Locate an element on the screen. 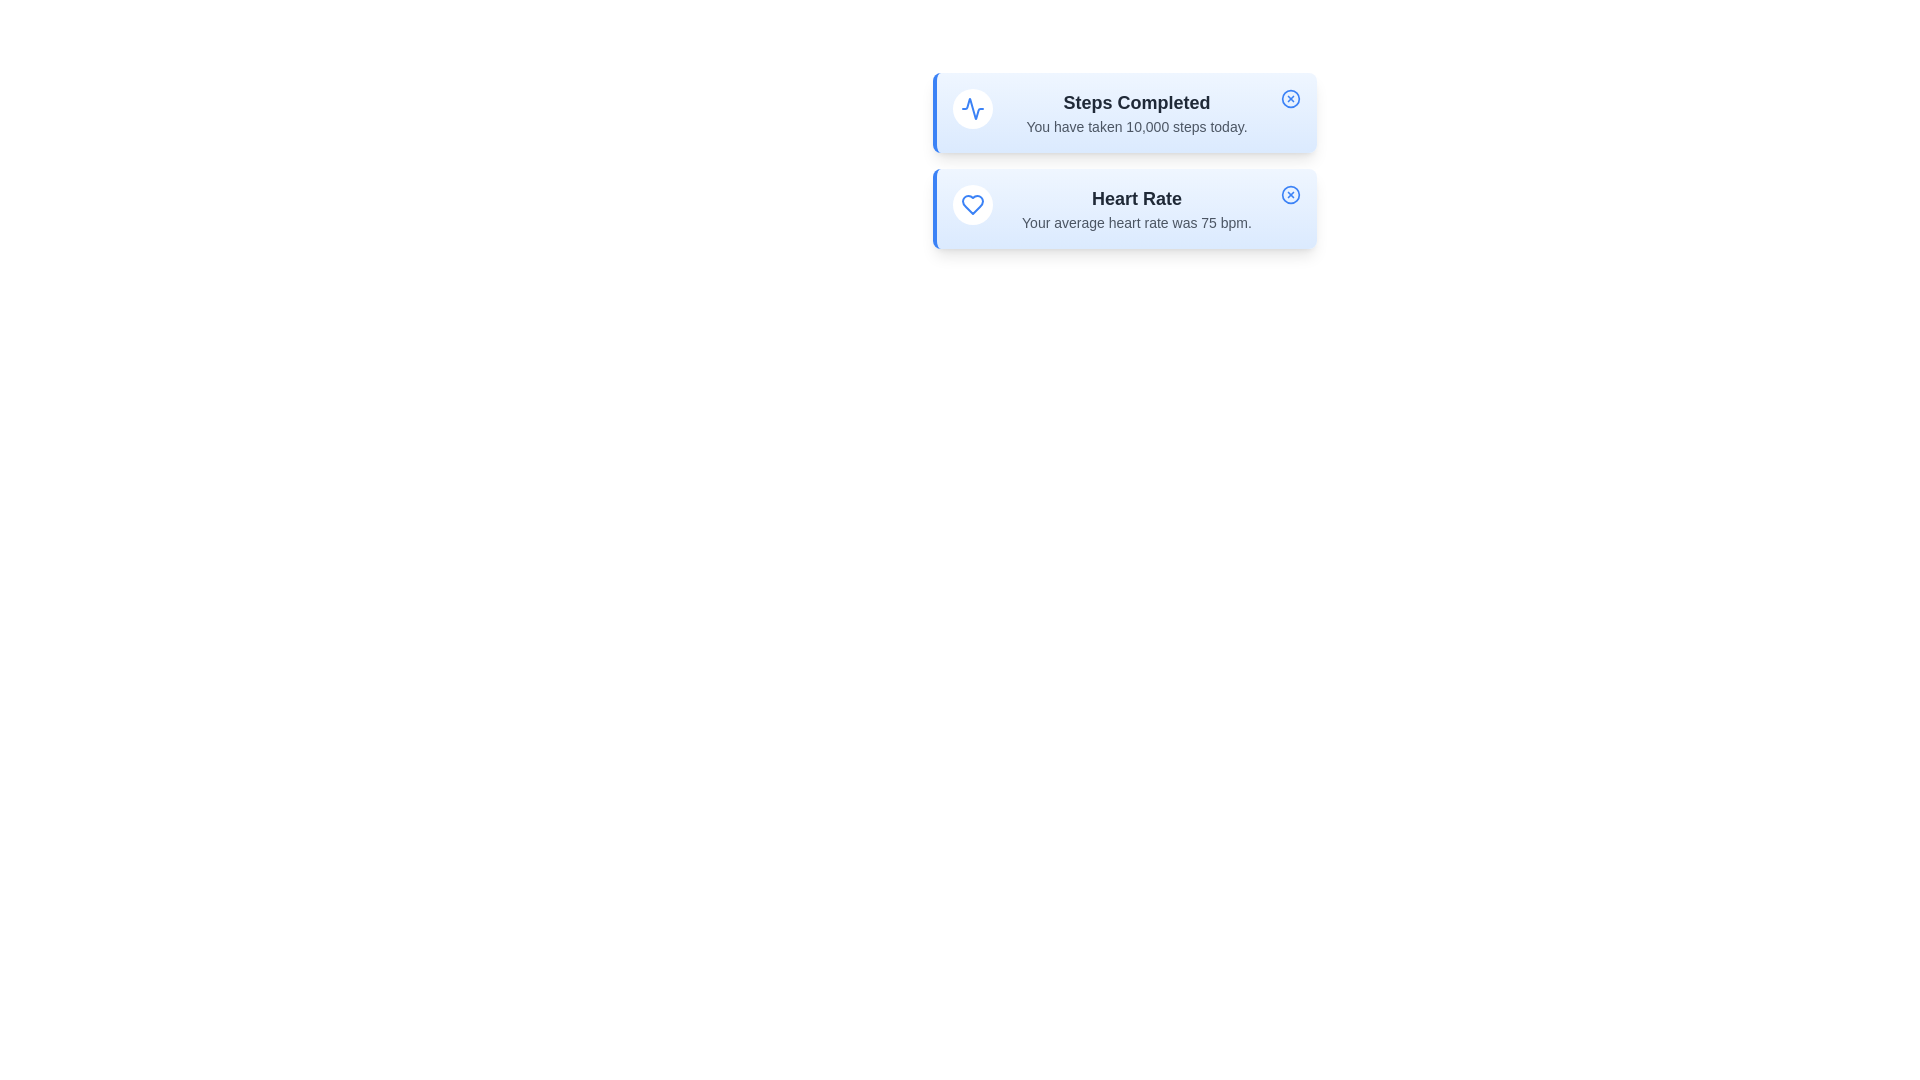  close button for the activity titled 'Steps Completed' is located at coordinates (1291, 99).